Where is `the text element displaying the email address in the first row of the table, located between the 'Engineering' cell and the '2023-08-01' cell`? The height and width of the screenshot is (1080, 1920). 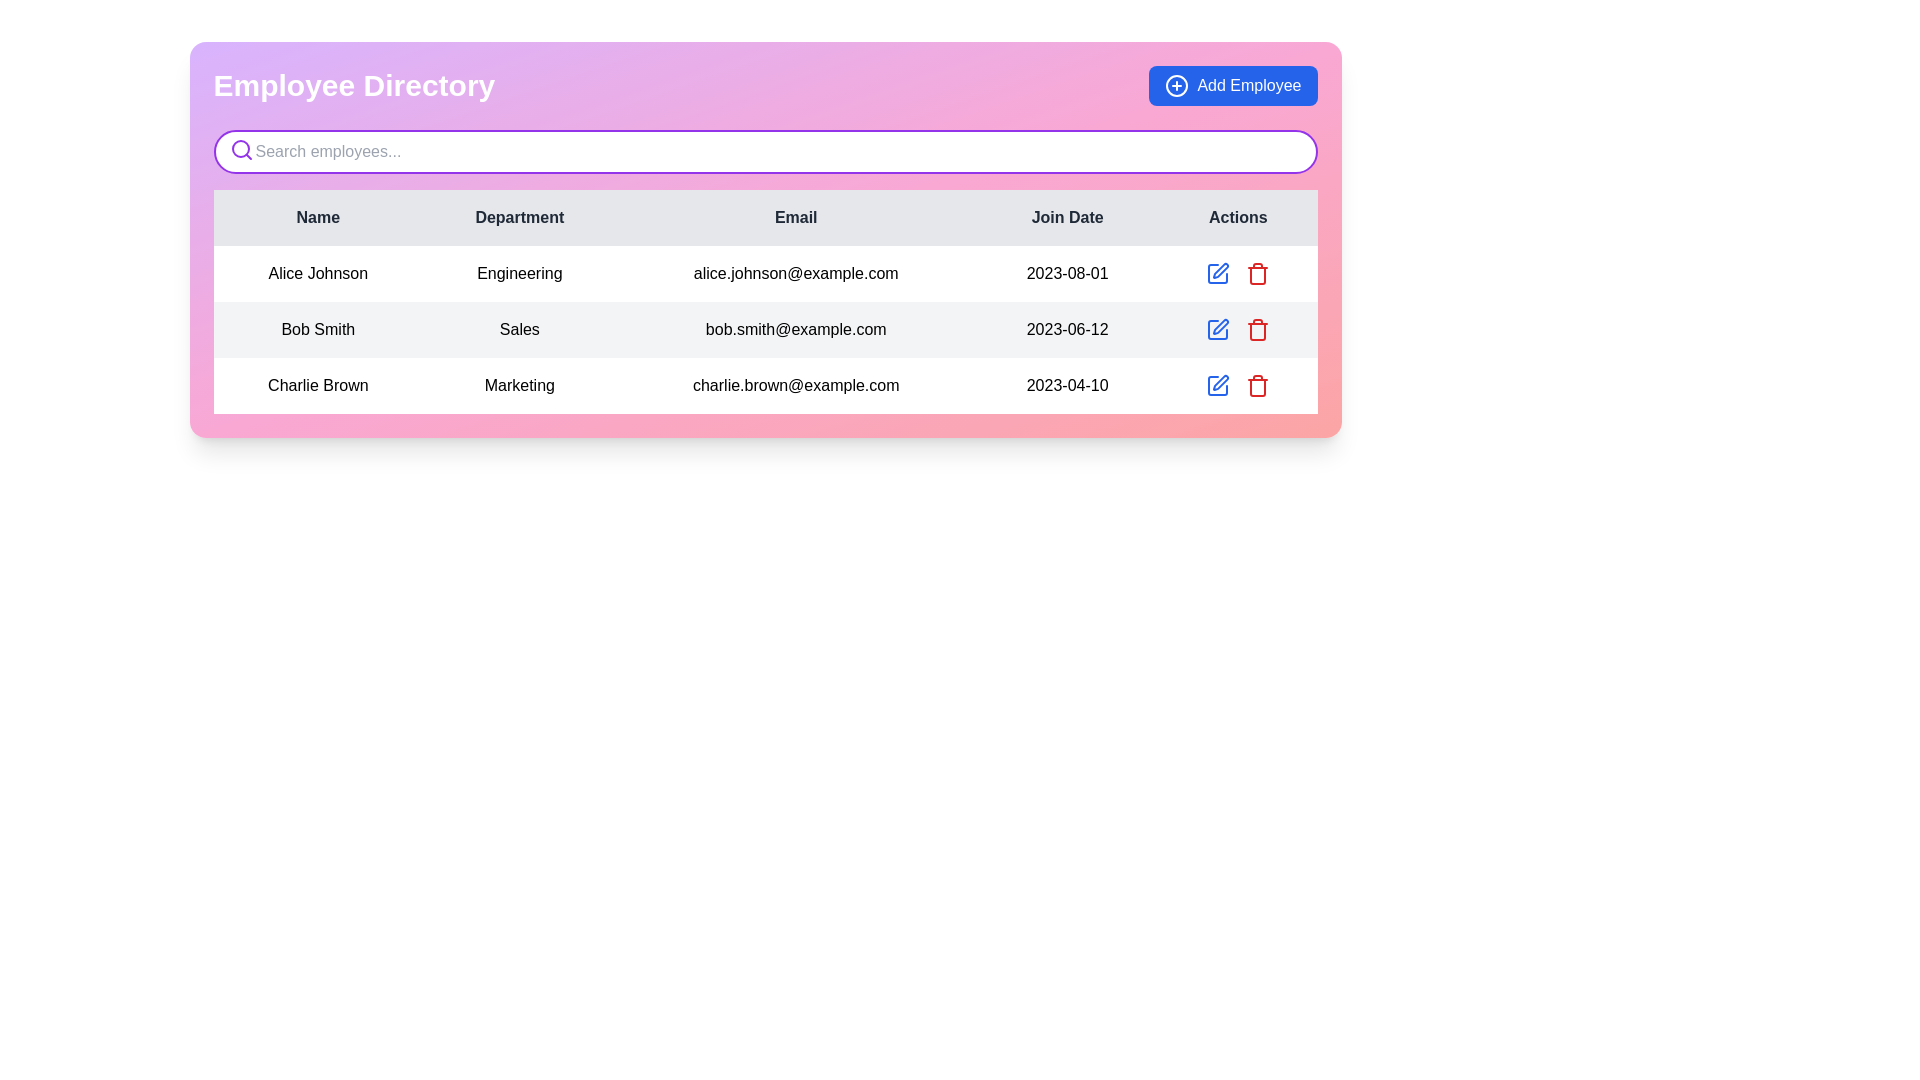 the text element displaying the email address in the first row of the table, located between the 'Engineering' cell and the '2023-08-01' cell is located at coordinates (795, 273).